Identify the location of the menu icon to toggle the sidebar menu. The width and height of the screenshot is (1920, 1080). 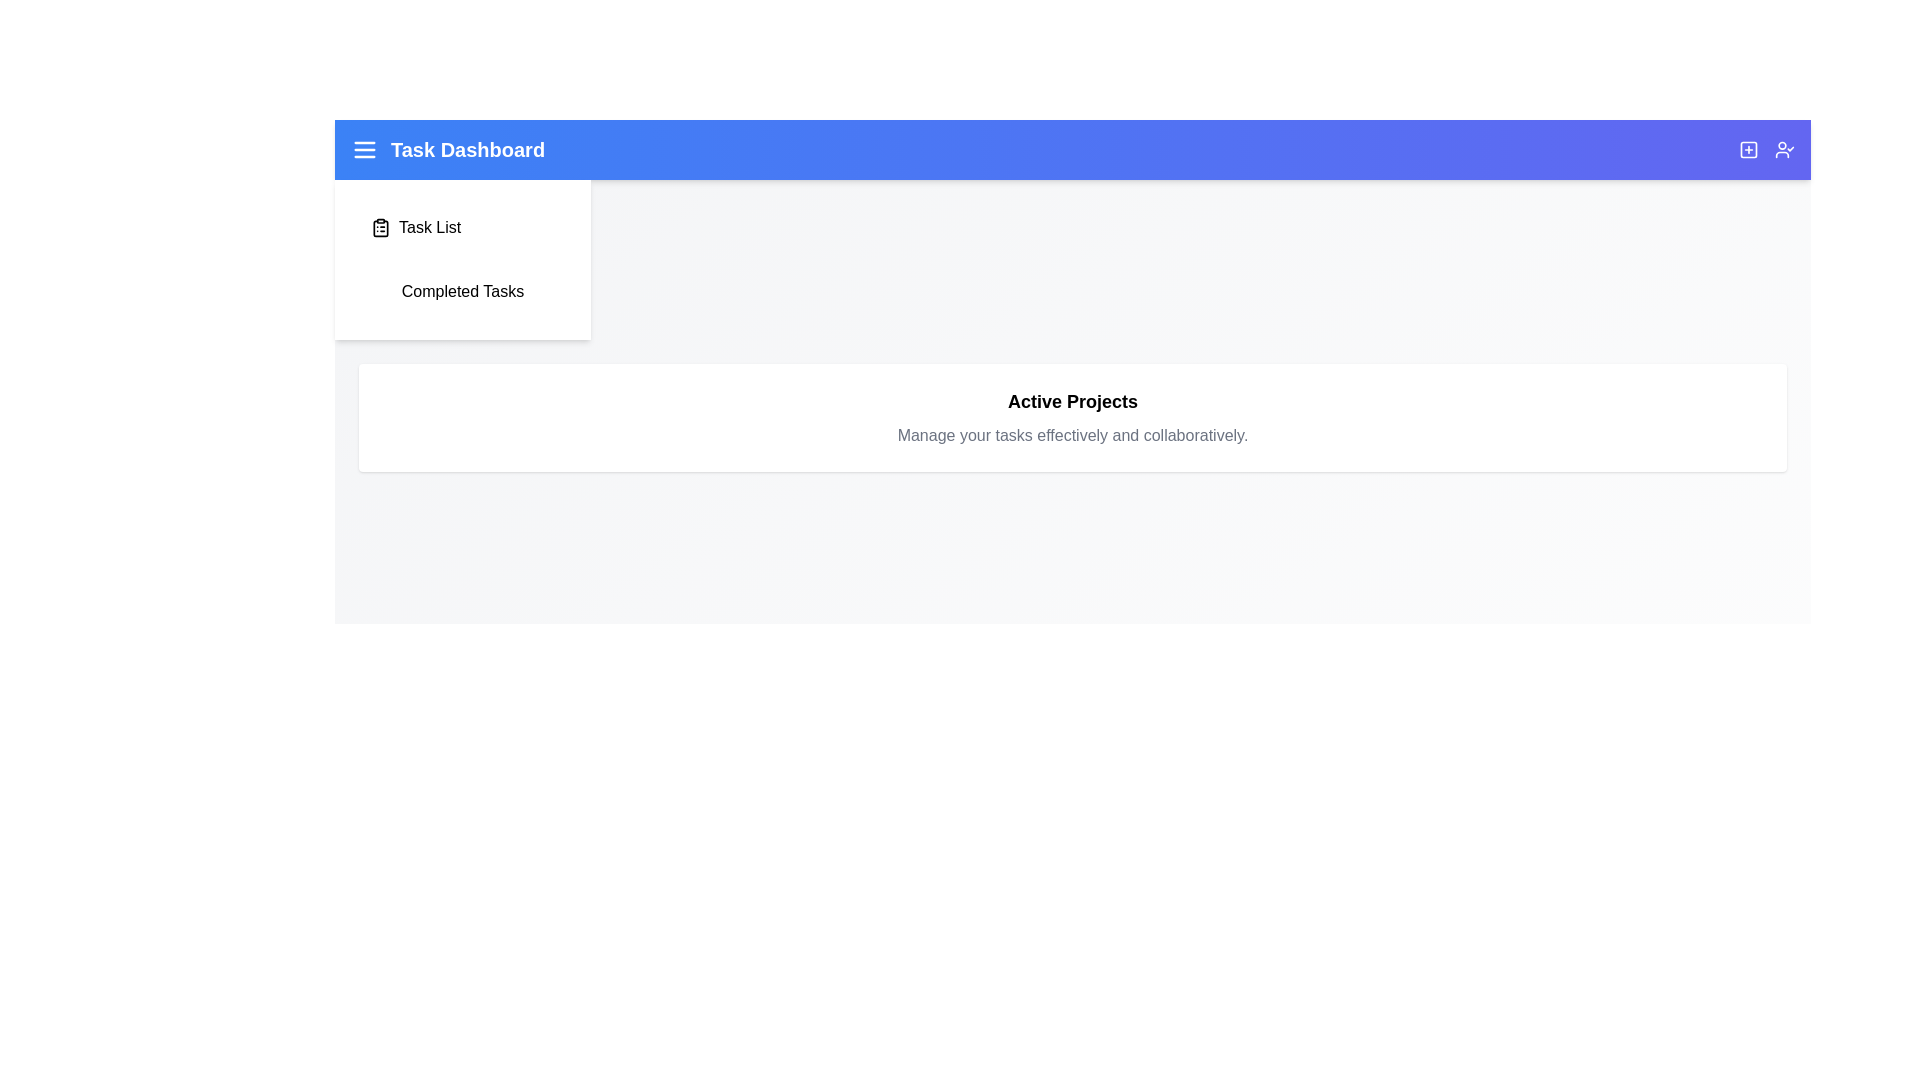
(364, 149).